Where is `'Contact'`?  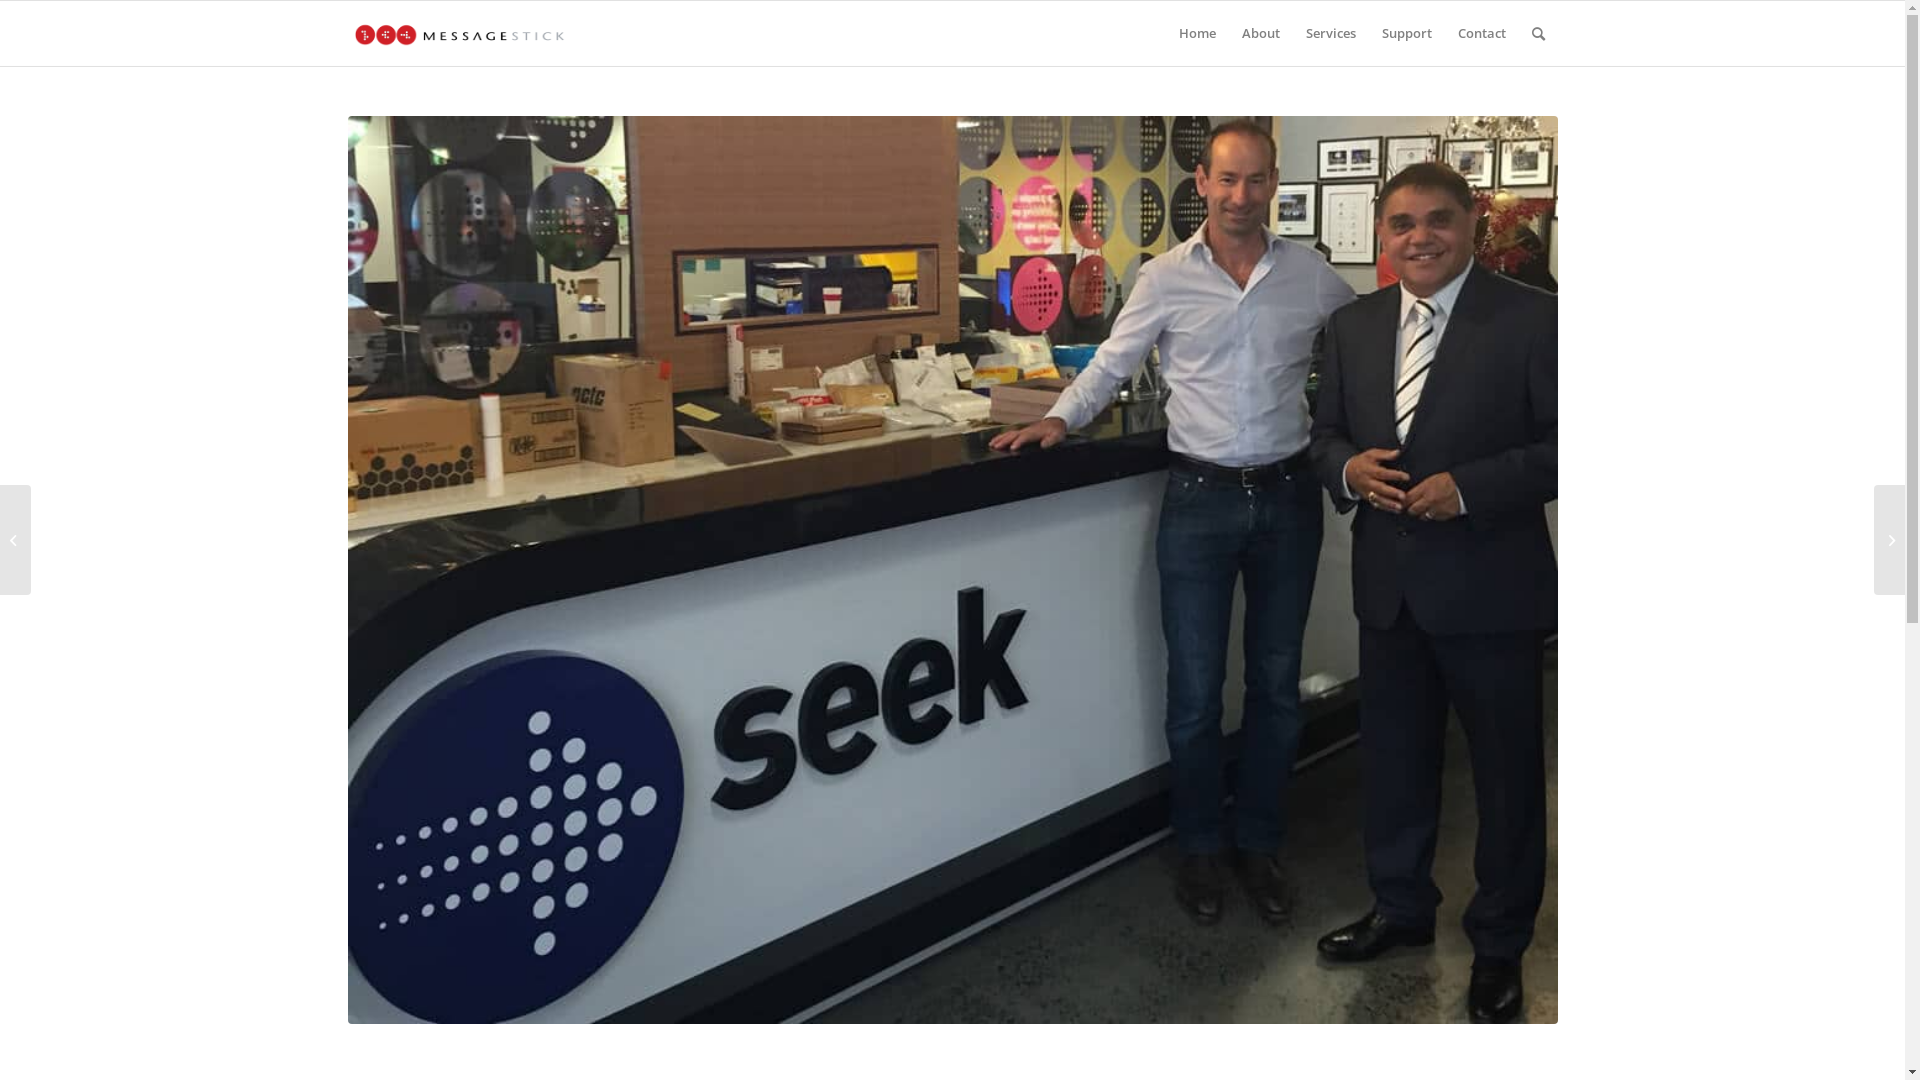 'Contact' is located at coordinates (1481, 33).